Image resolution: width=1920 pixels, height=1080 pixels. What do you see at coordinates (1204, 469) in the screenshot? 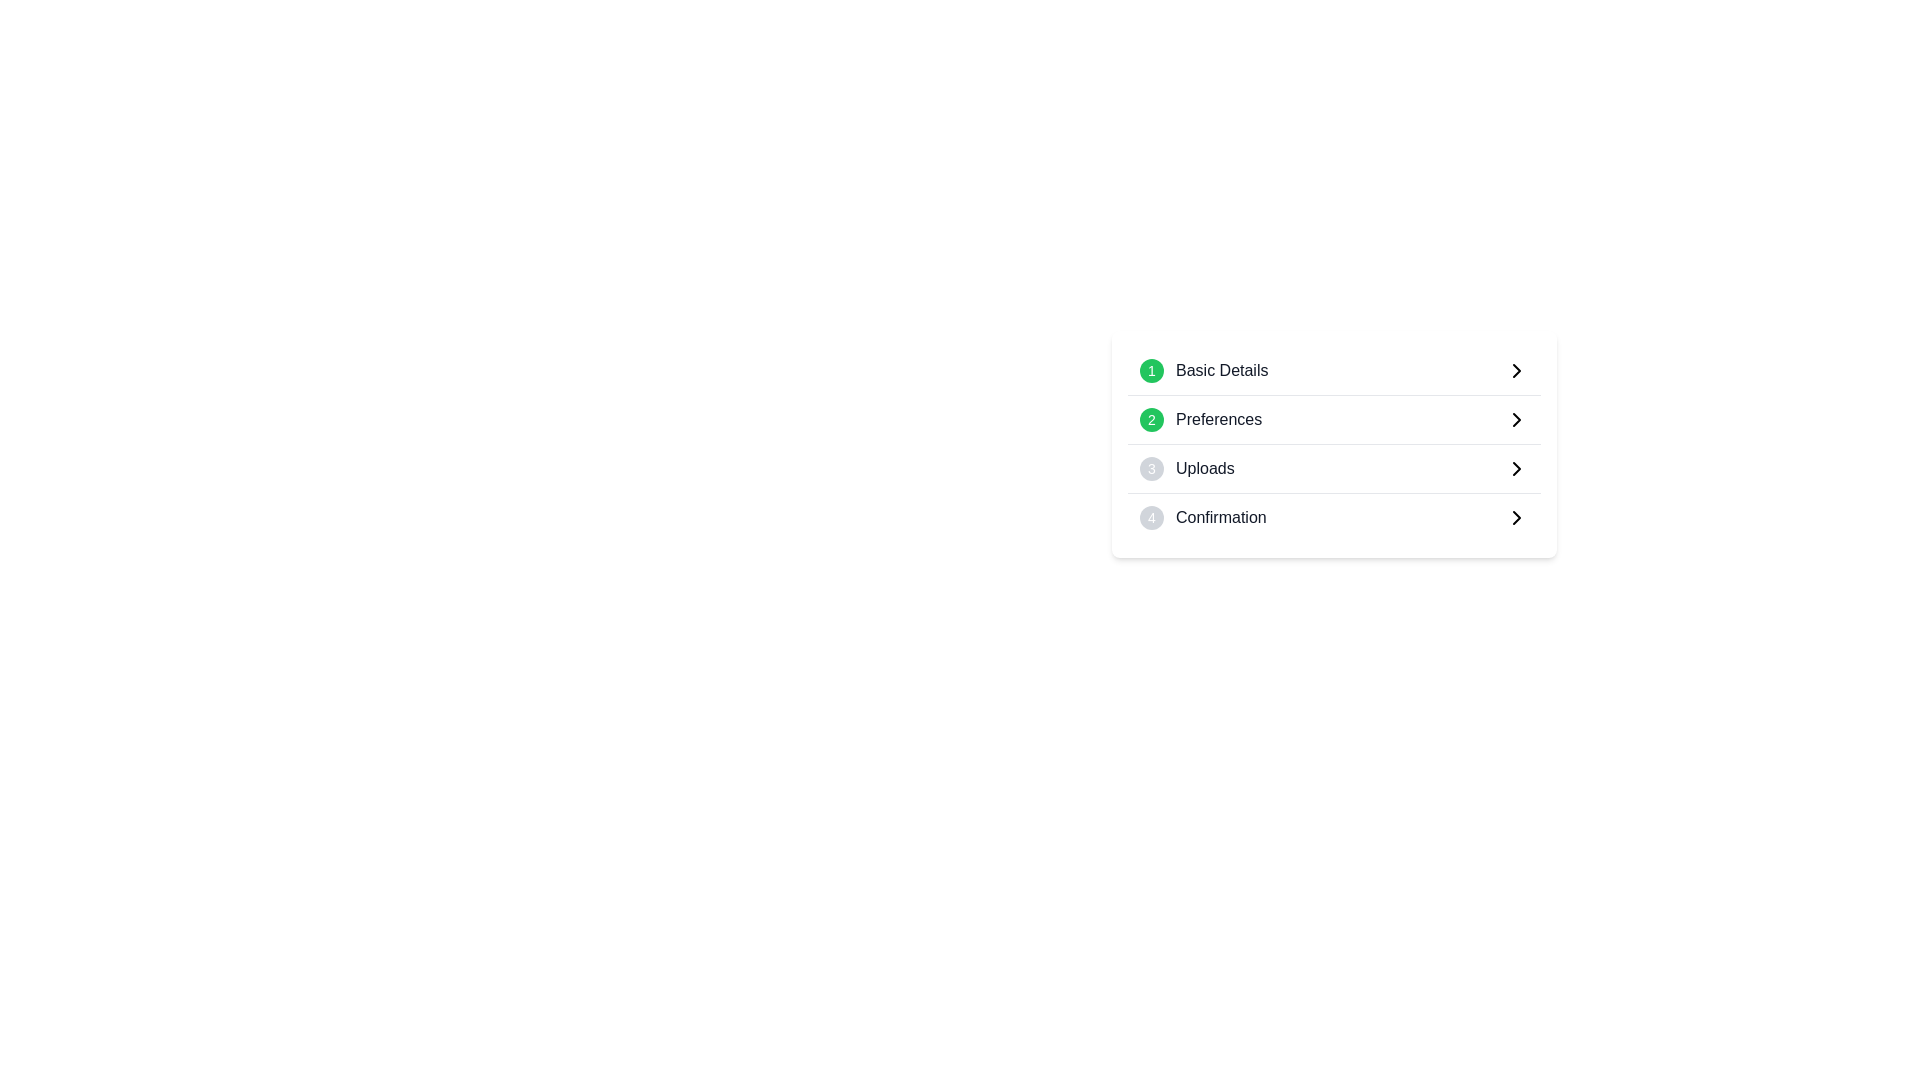
I see `'Uploads' label, which is part of the third item in a vertical list, located to the right of a circular icon with the number '3'` at bounding box center [1204, 469].